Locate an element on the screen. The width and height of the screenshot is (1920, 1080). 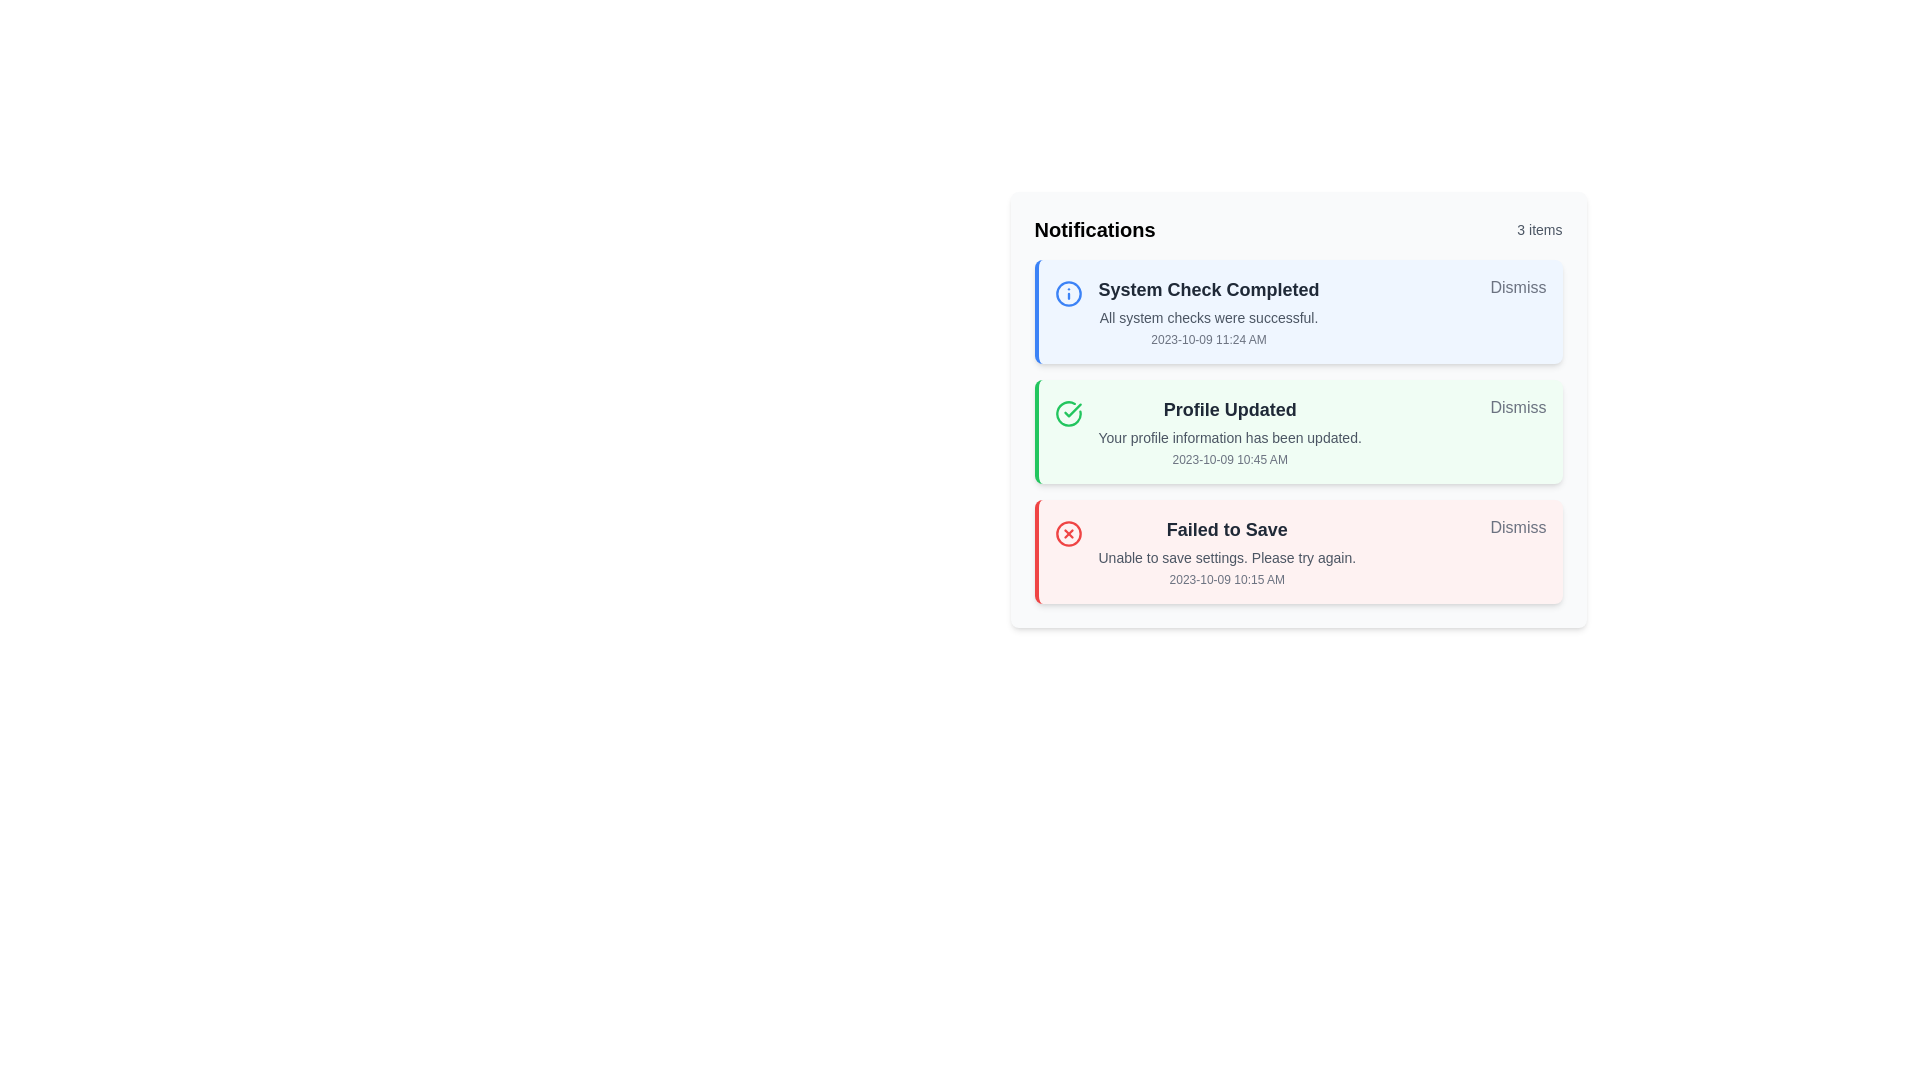
information presented in the 'Failed to Save' notification text, which is located beneath the title and above the timestamp is located at coordinates (1226, 567).